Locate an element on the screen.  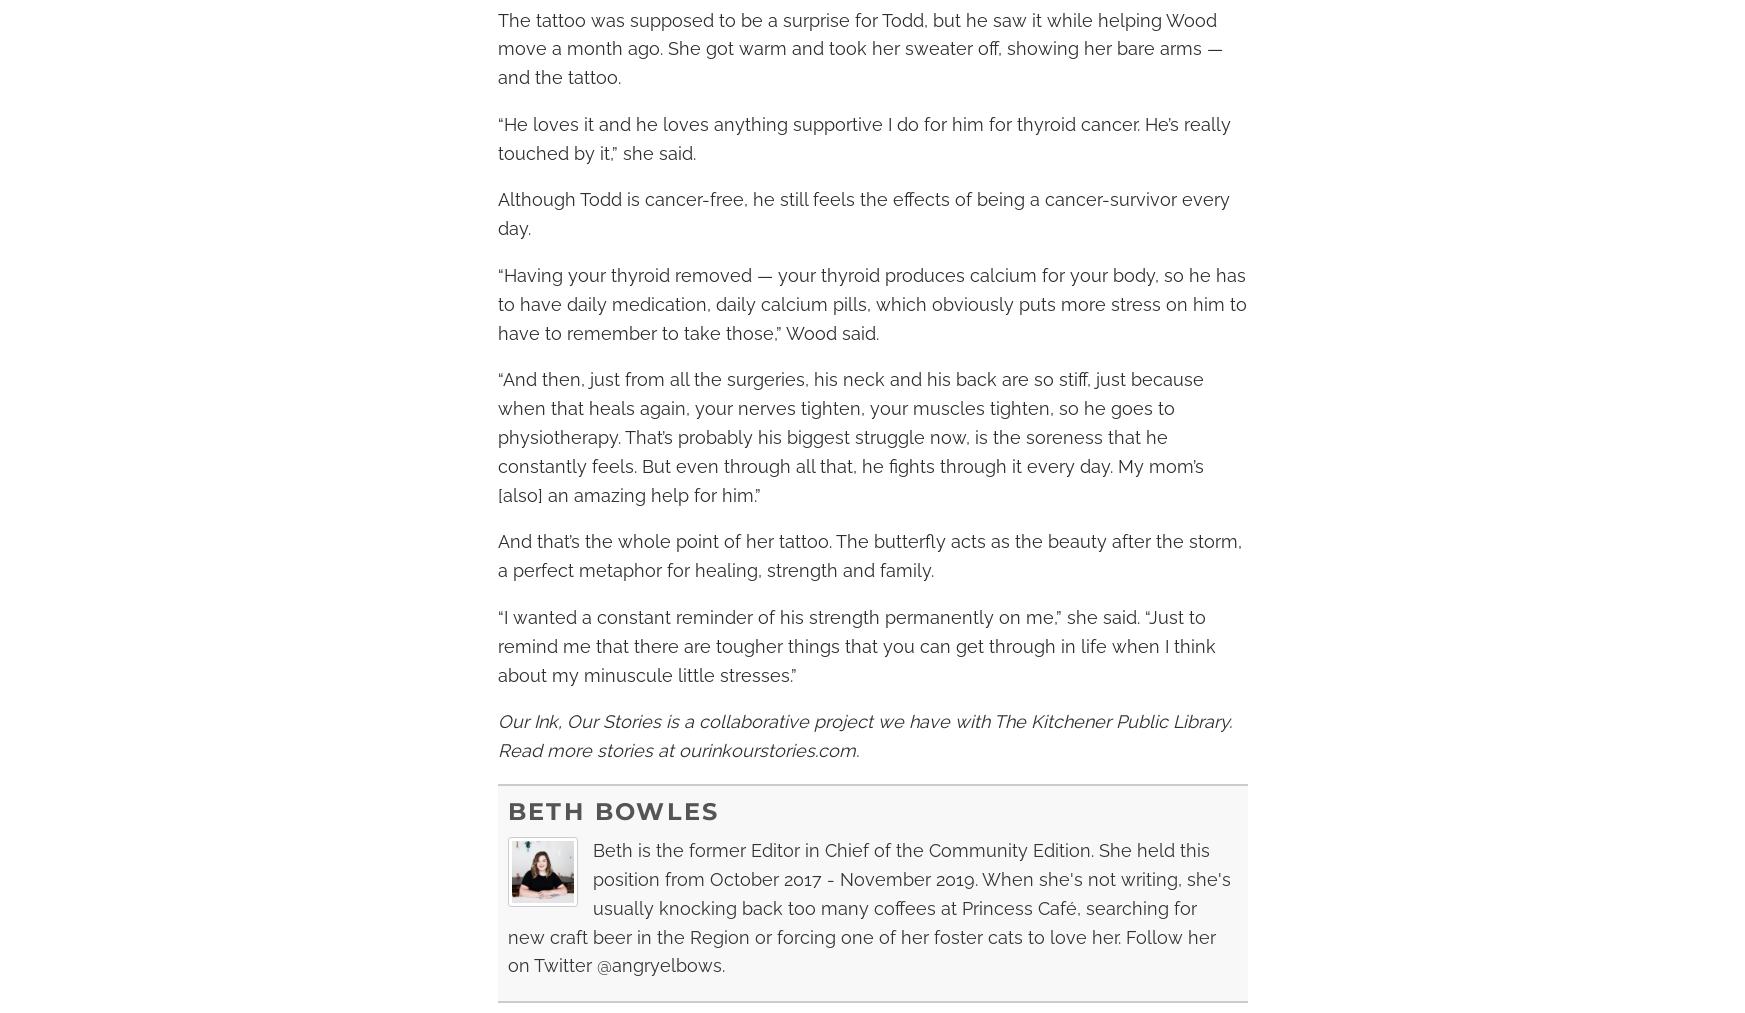
'The tattoo was supposed to be a surprise for Todd, but he saw it while helping Wood move a month ago. She got warm and took her sweater off, showing her bare arms — and the tattoo.' is located at coordinates (858, 47).